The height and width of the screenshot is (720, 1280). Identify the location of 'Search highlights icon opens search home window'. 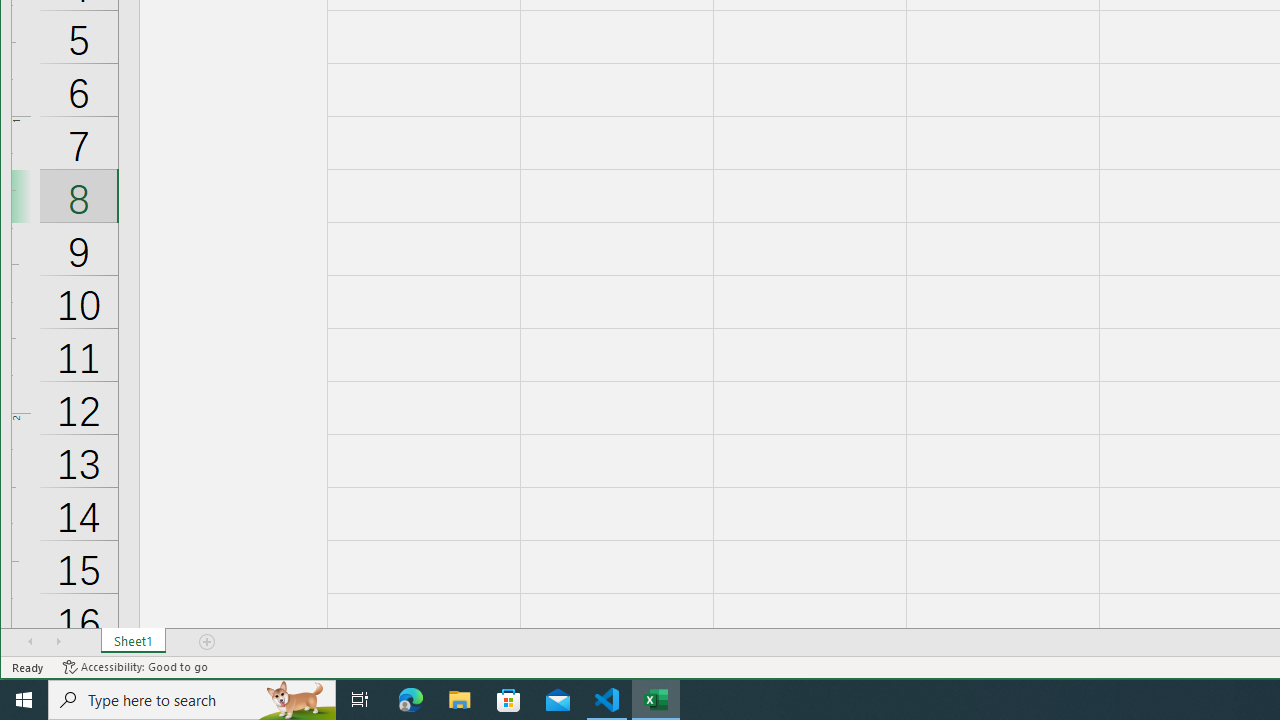
(294, 698).